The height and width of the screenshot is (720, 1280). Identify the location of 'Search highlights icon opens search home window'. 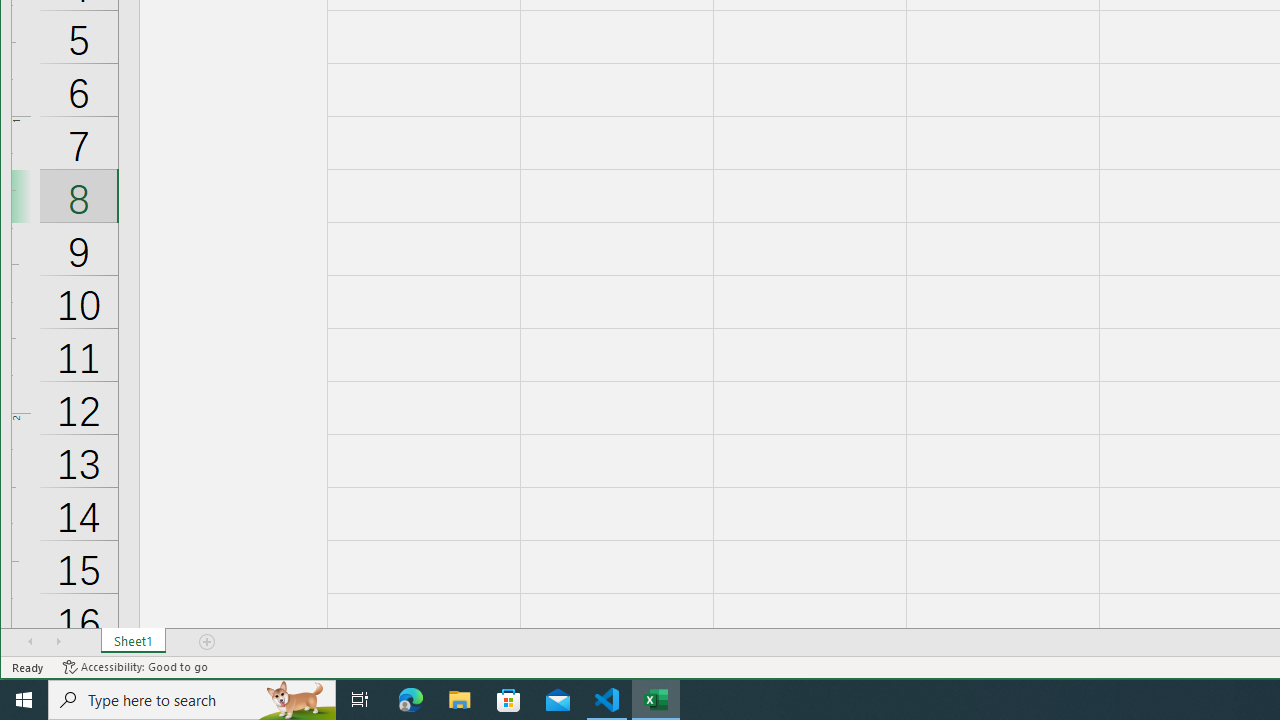
(294, 698).